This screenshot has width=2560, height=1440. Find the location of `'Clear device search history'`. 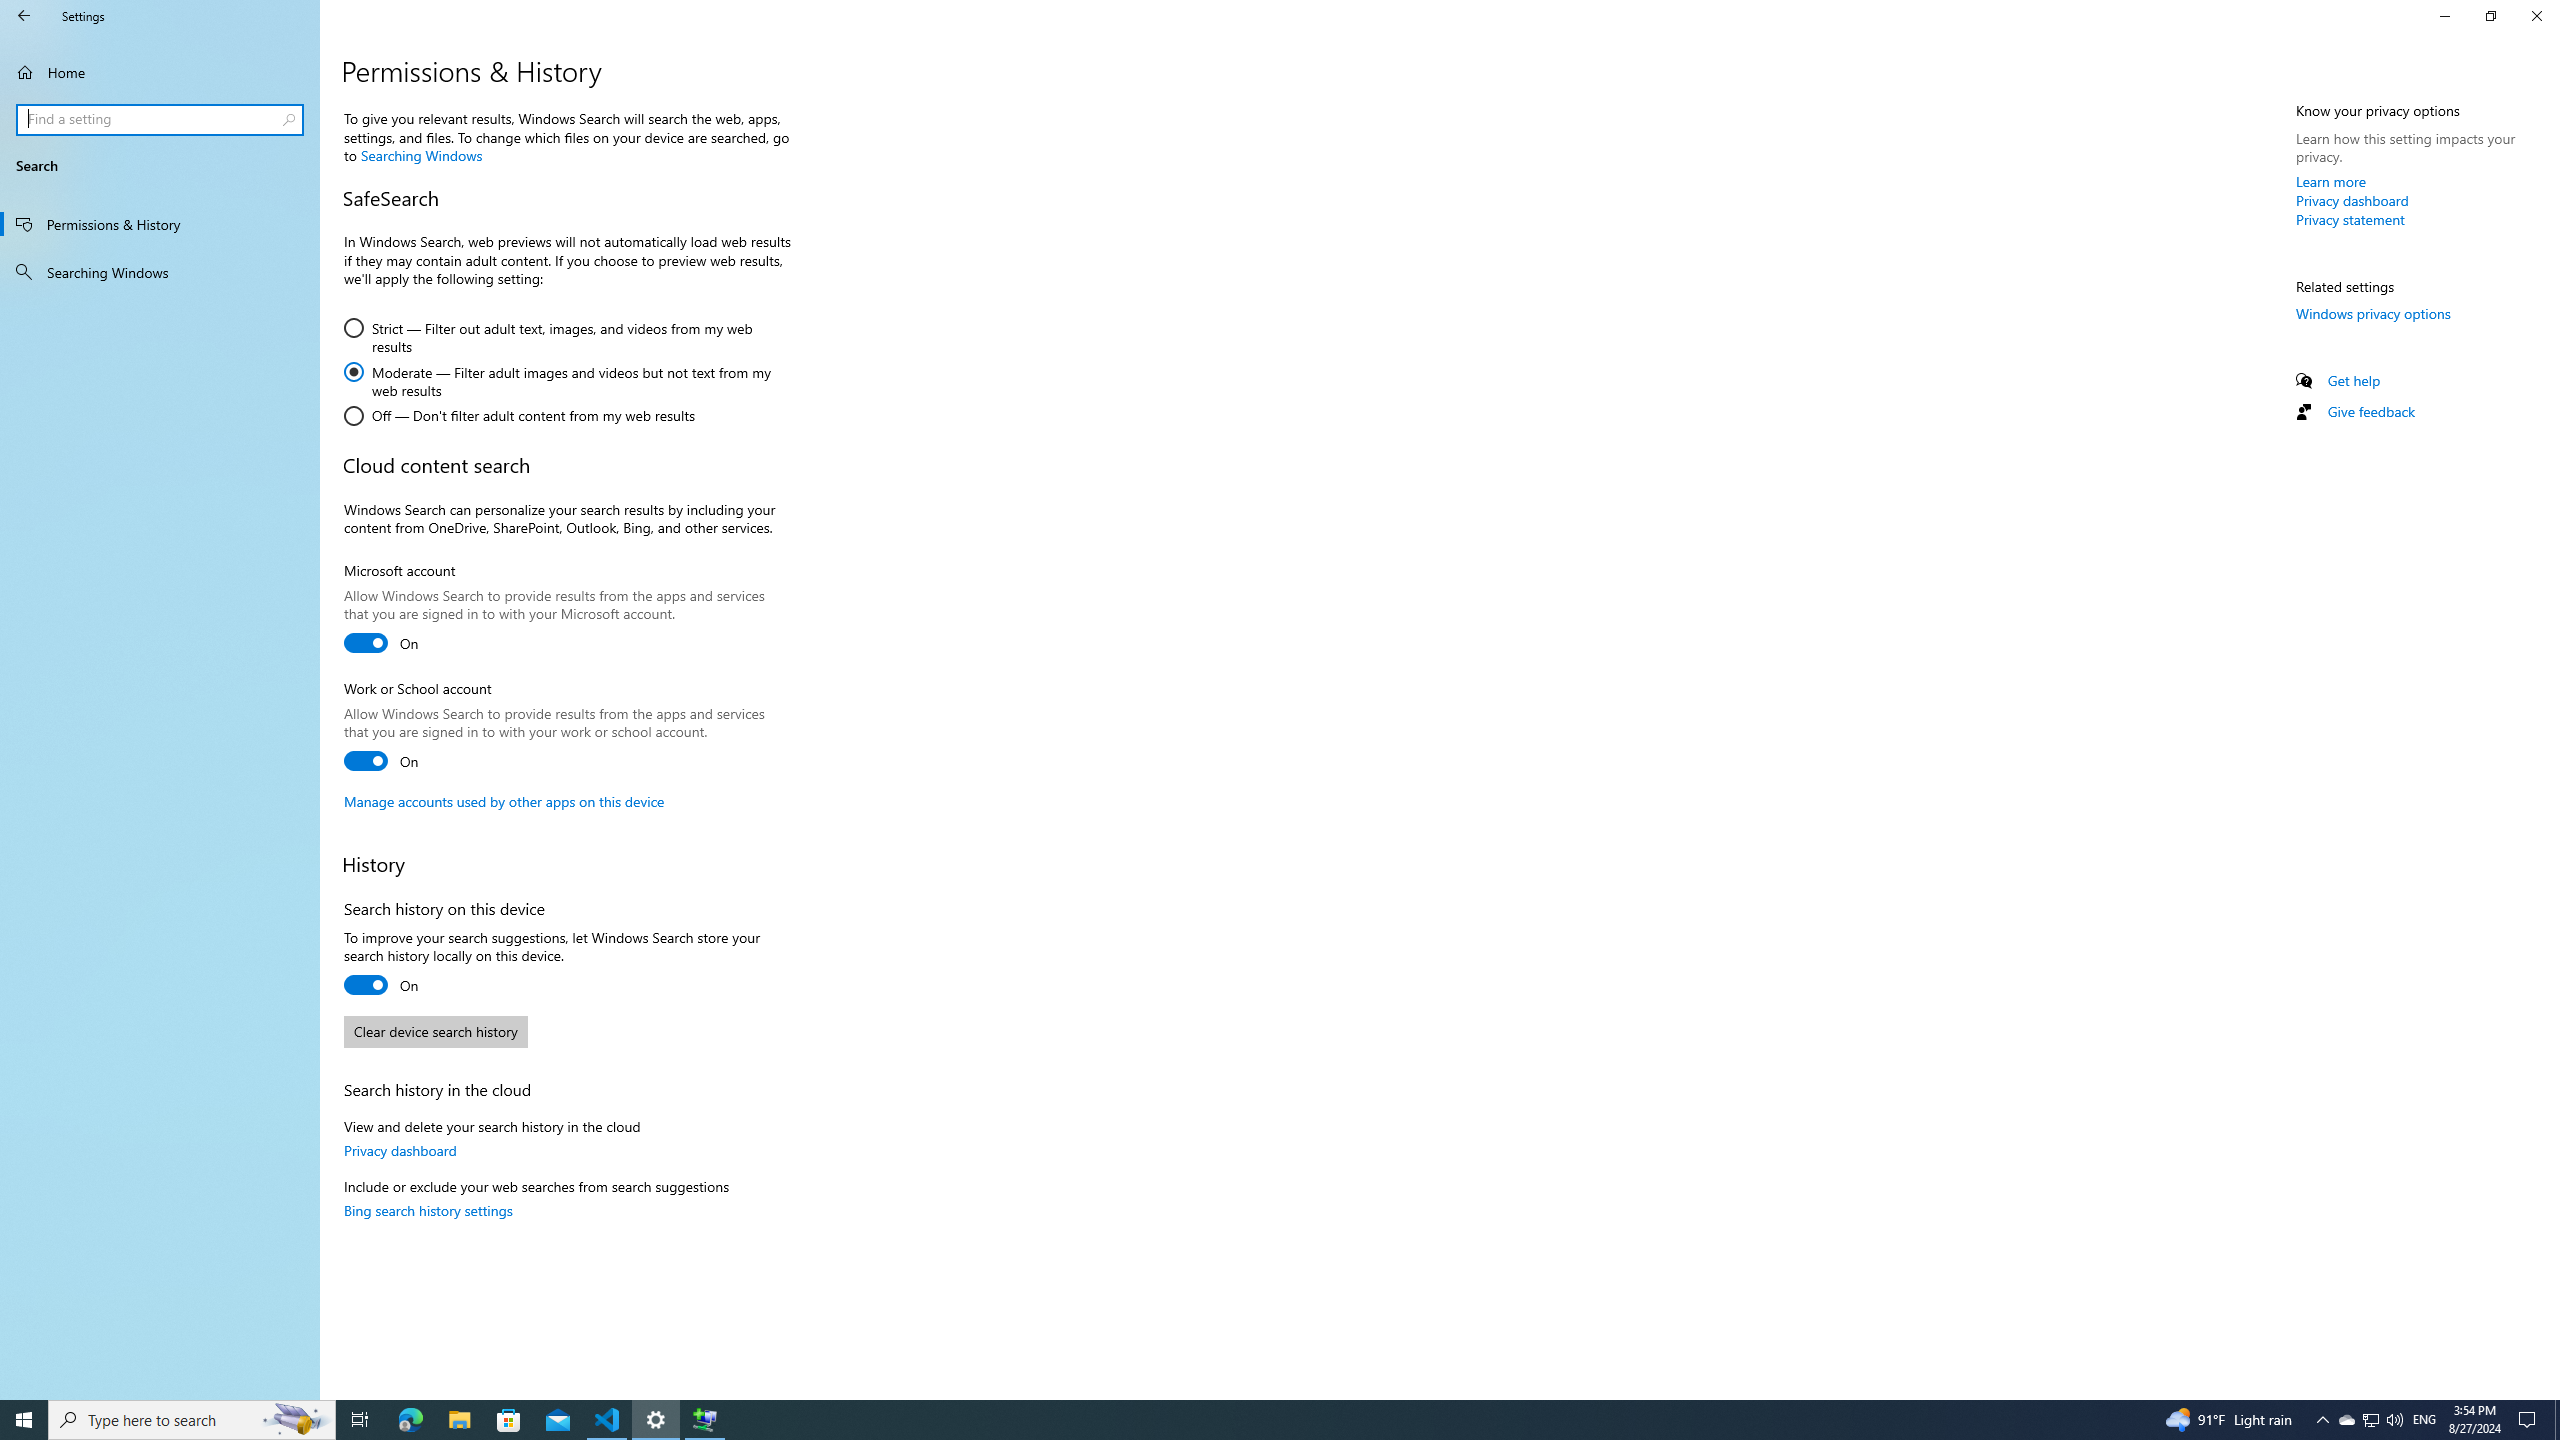

'Clear device search history' is located at coordinates (435, 1031).